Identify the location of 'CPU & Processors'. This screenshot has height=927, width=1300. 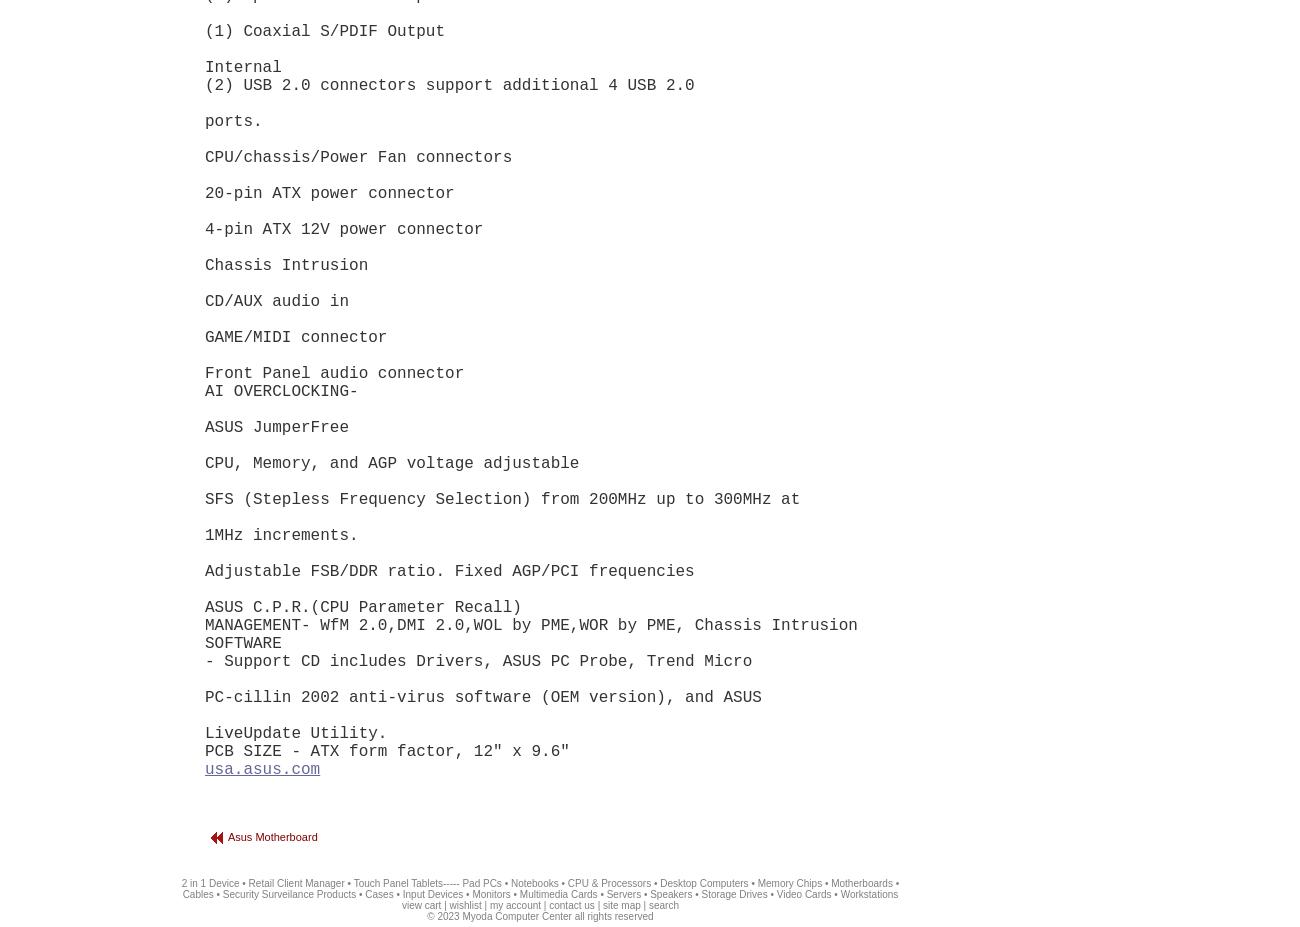
(609, 883).